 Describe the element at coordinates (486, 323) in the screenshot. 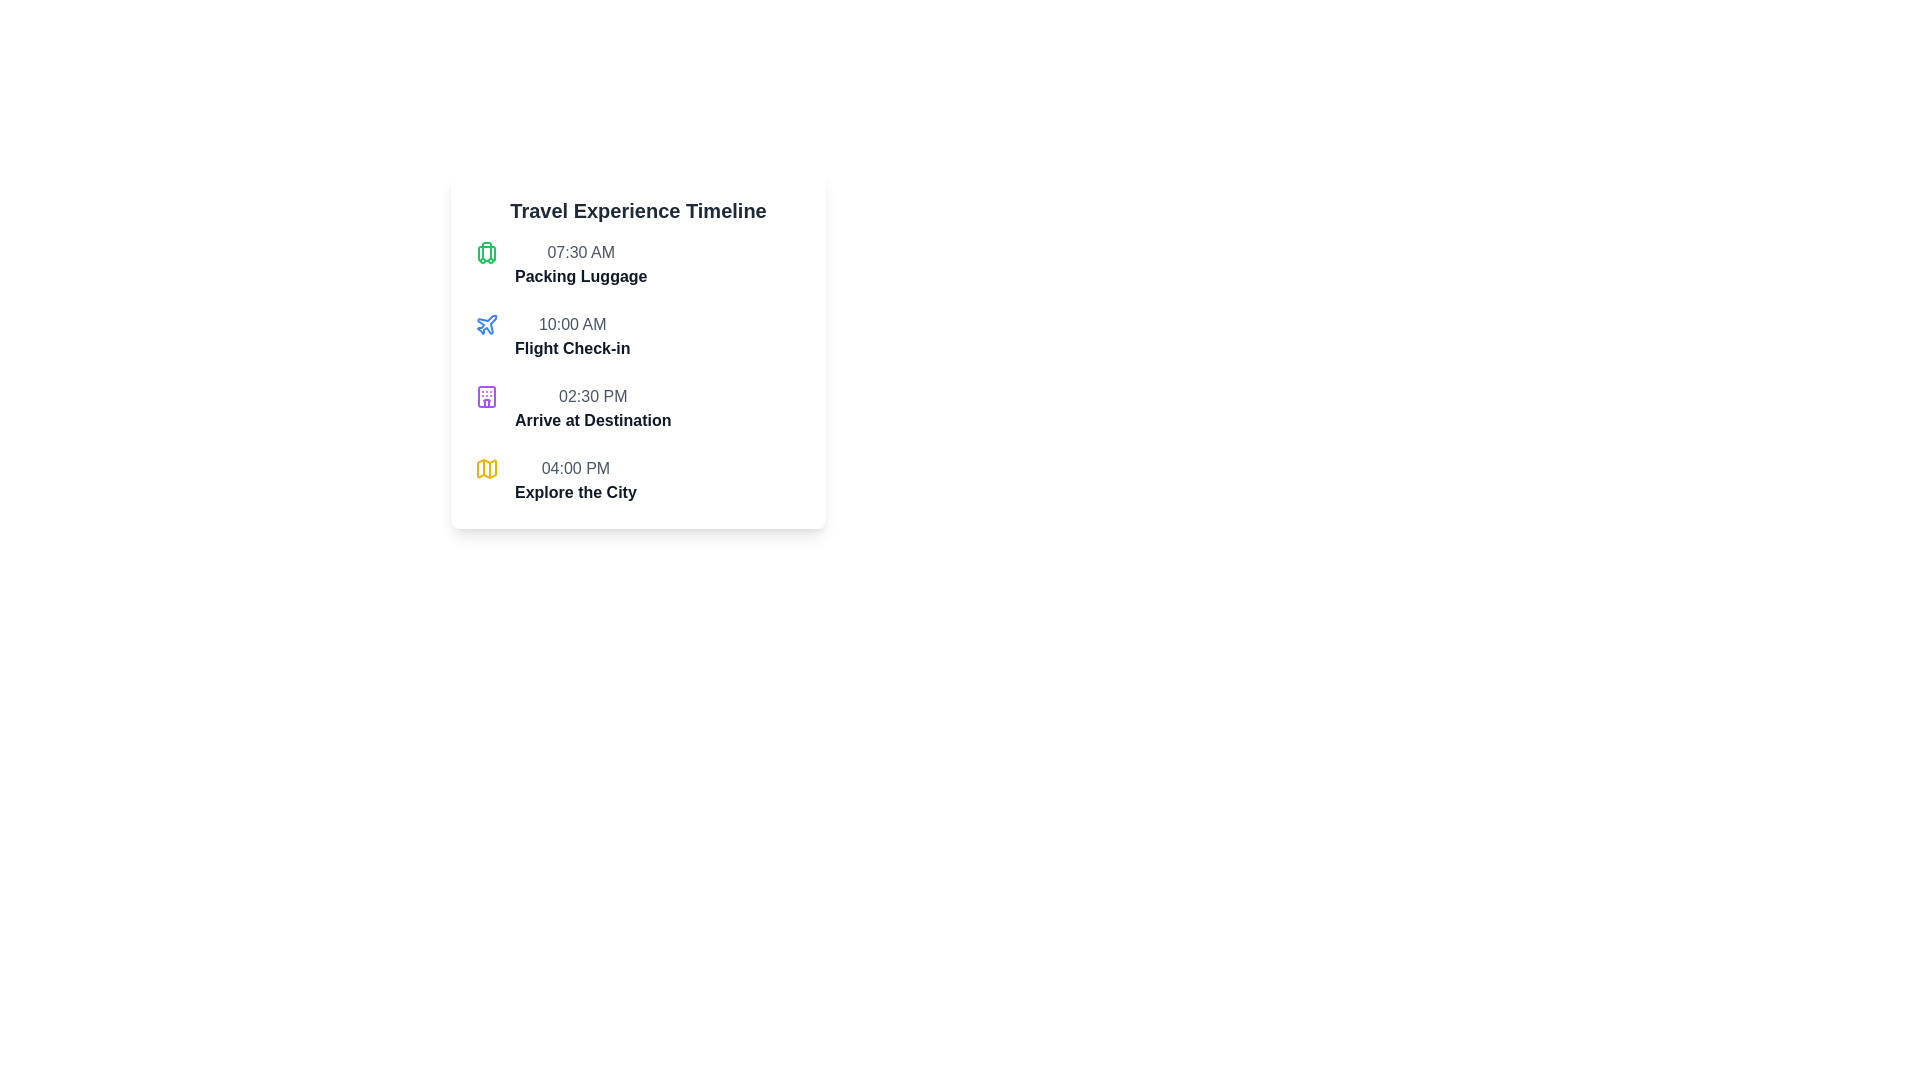

I see `the blue plane icon, which has a minimalist design and is located to the left of the '10:00 AM Flight Check-in' text` at that location.